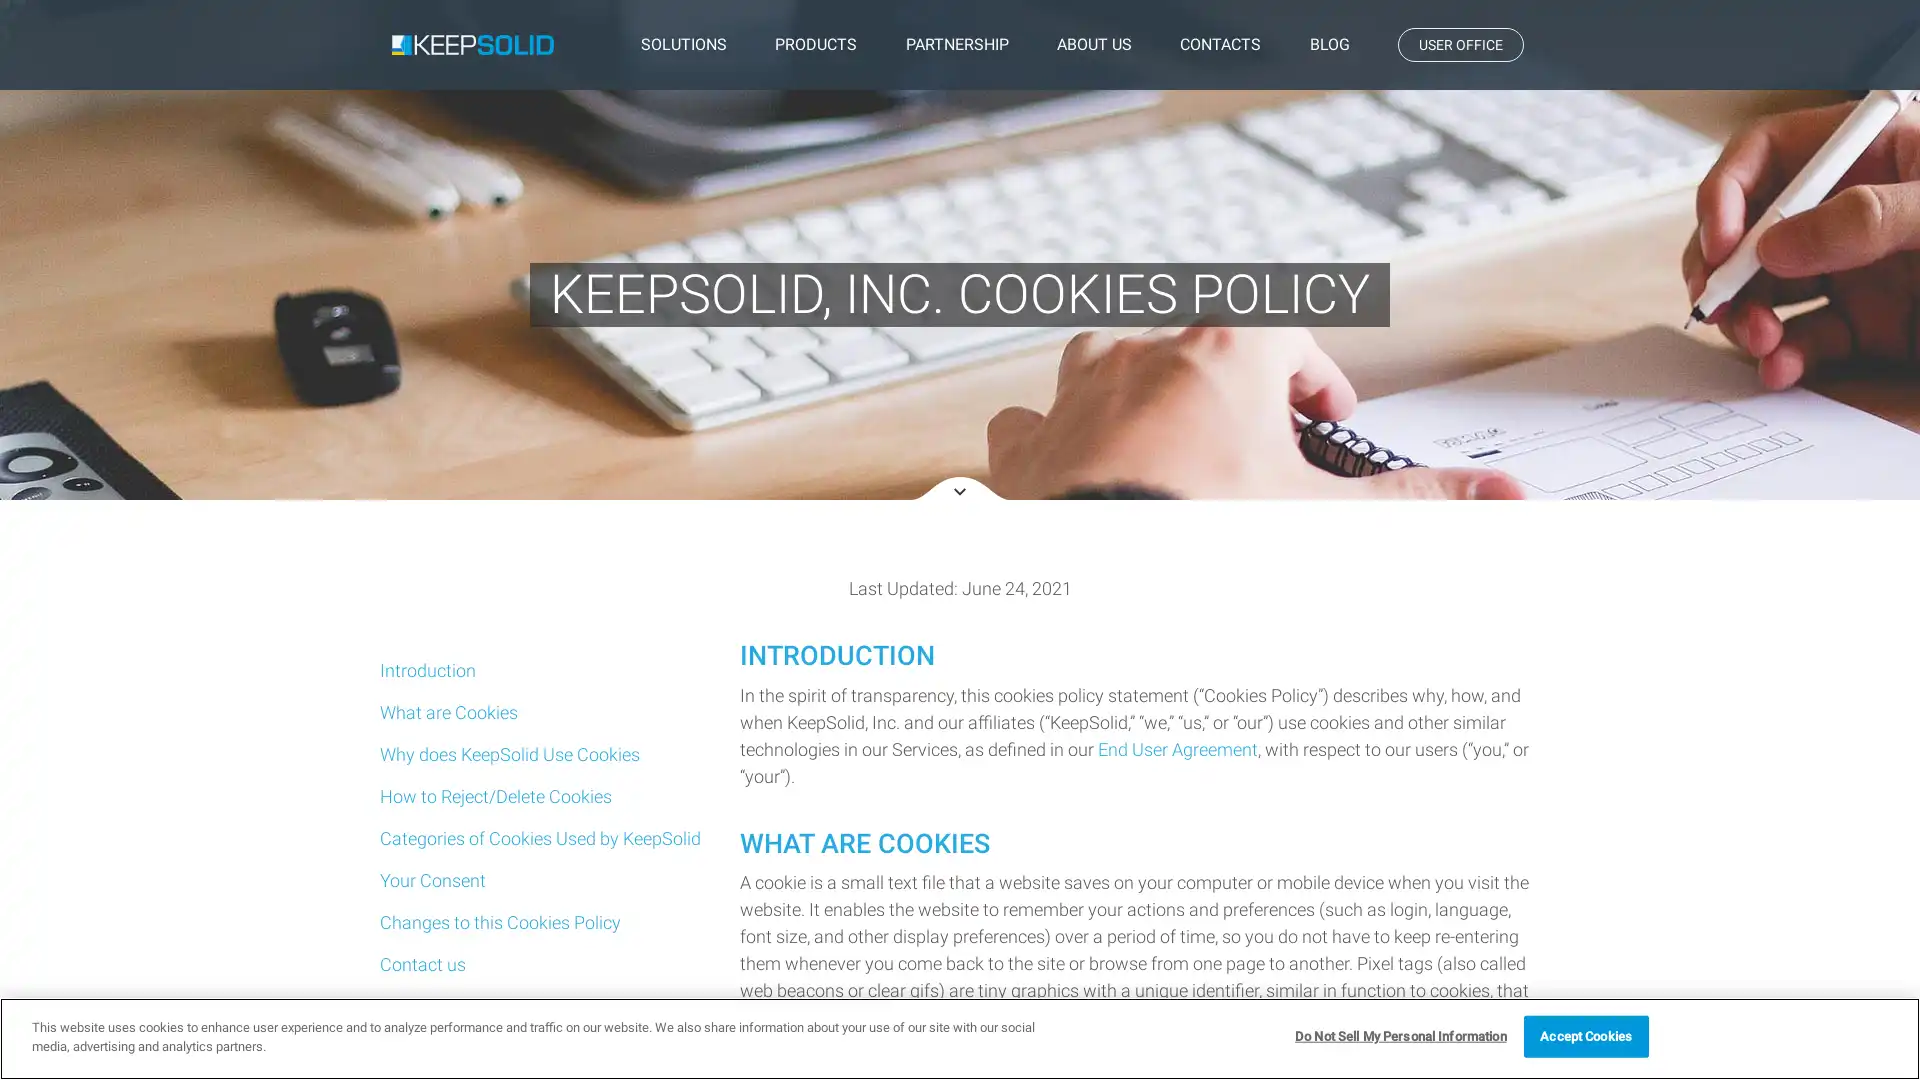 The image size is (1920, 1080). What do you see at coordinates (1399, 1035) in the screenshot?
I see `Do Not Sell My Personal Information` at bounding box center [1399, 1035].